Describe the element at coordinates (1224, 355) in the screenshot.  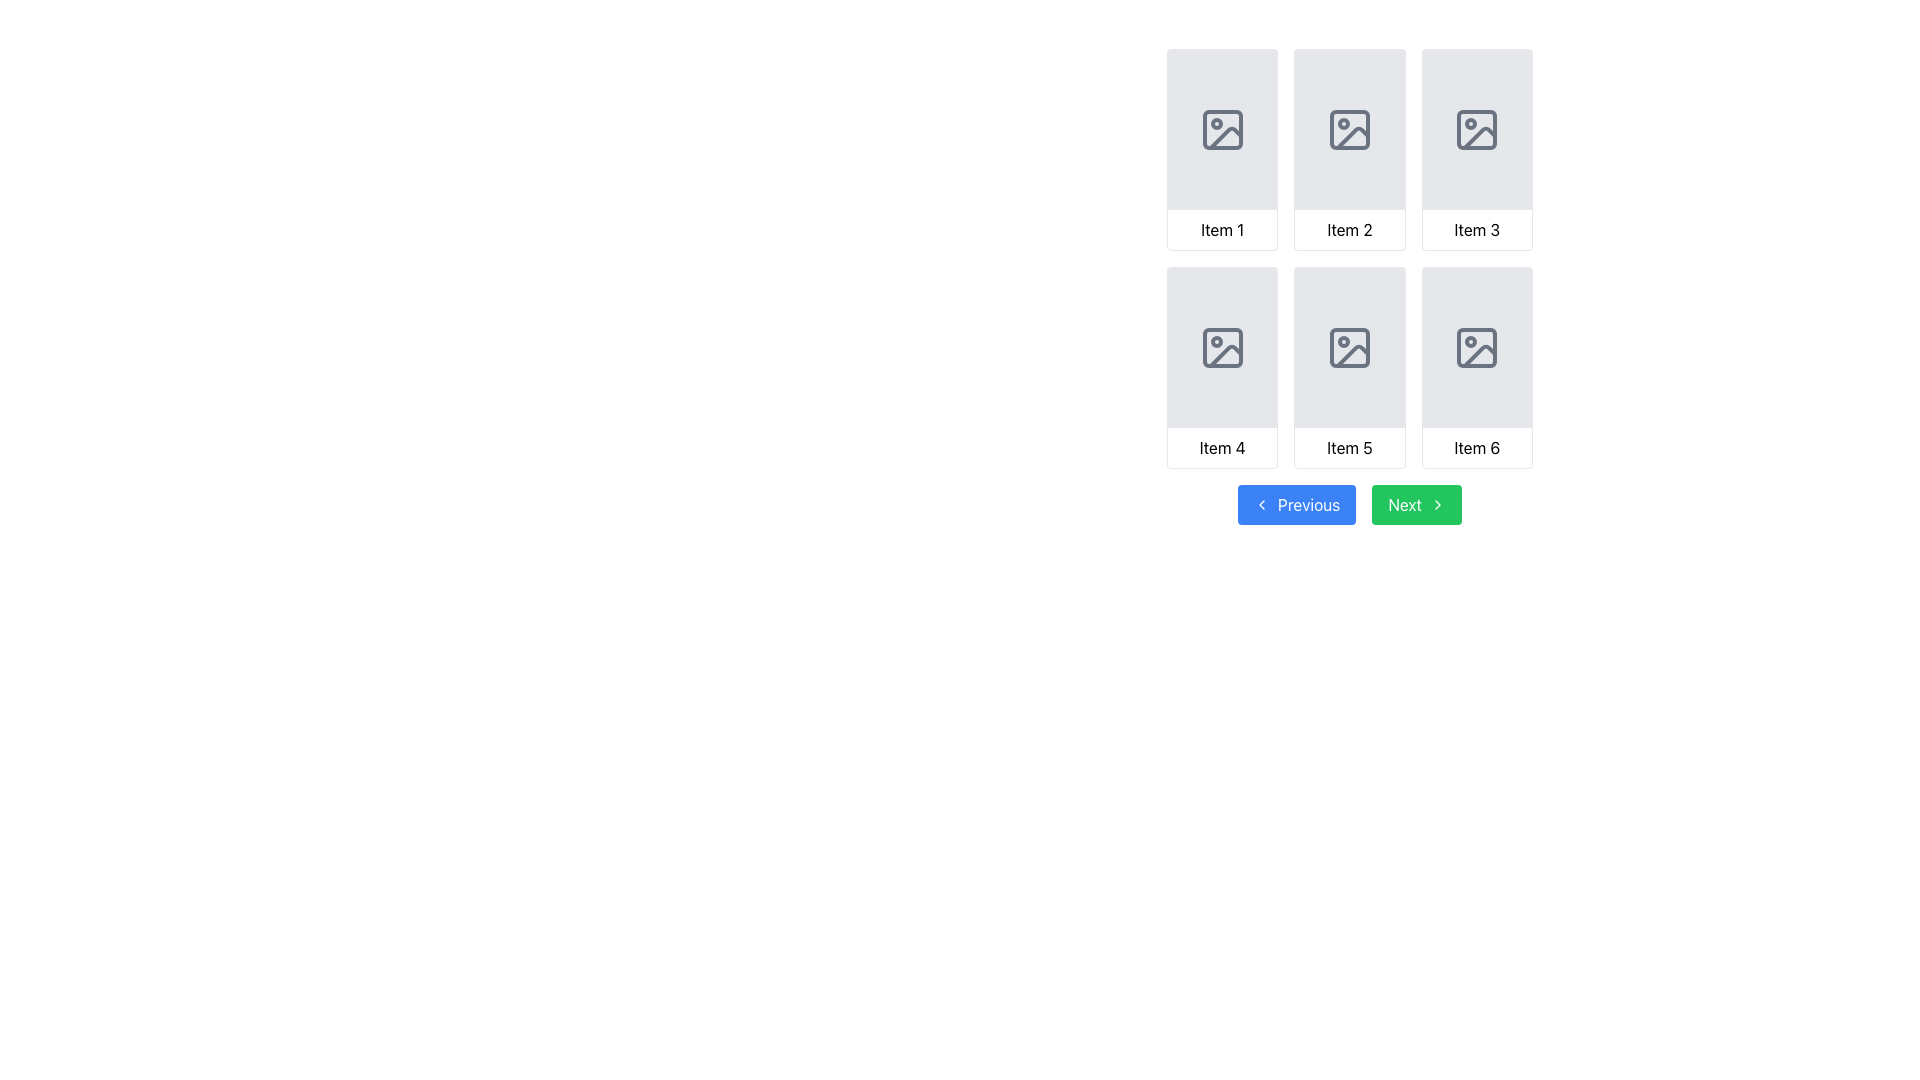
I see `the mountainous terrain graphic within the fourth icon in the grid layout, located in the second row and first column` at that location.